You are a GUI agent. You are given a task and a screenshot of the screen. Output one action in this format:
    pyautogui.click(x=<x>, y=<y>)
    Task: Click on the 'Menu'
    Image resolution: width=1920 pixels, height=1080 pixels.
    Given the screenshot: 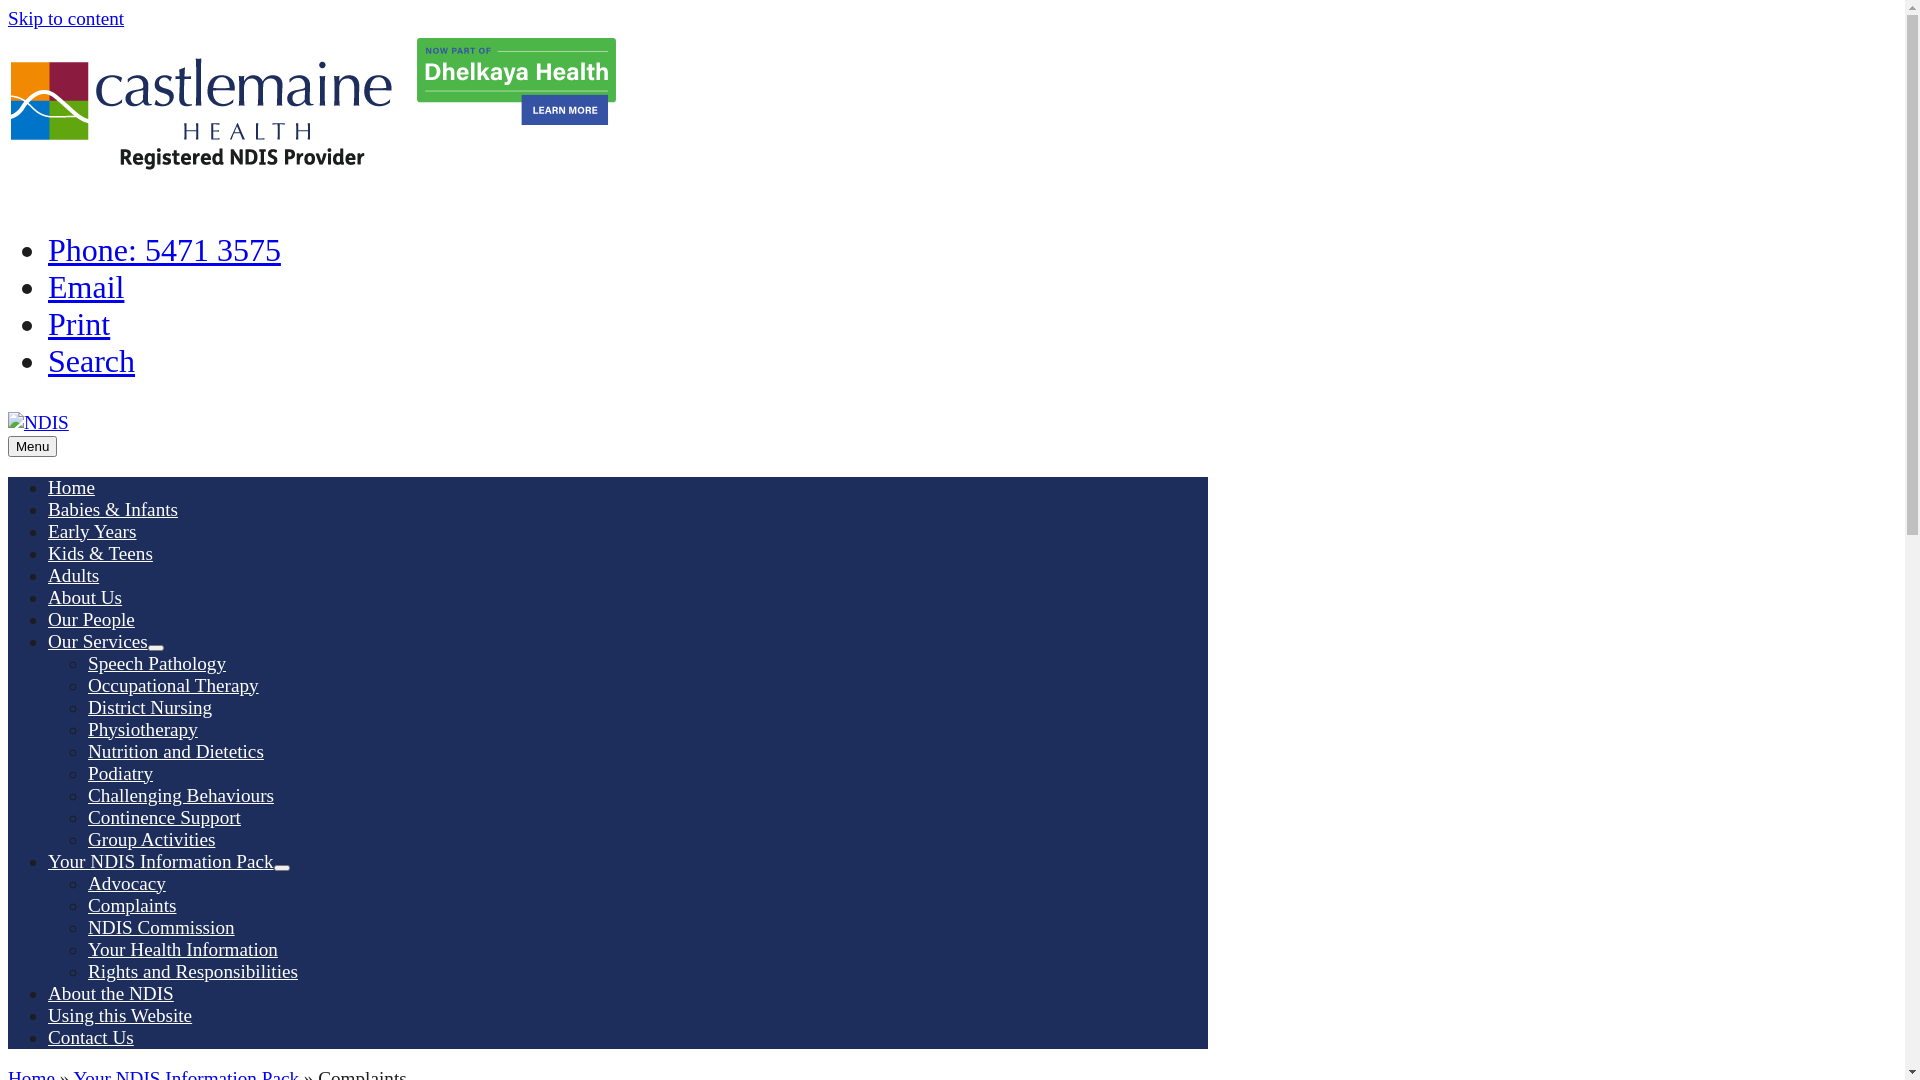 What is the action you would take?
    pyautogui.click(x=32, y=445)
    